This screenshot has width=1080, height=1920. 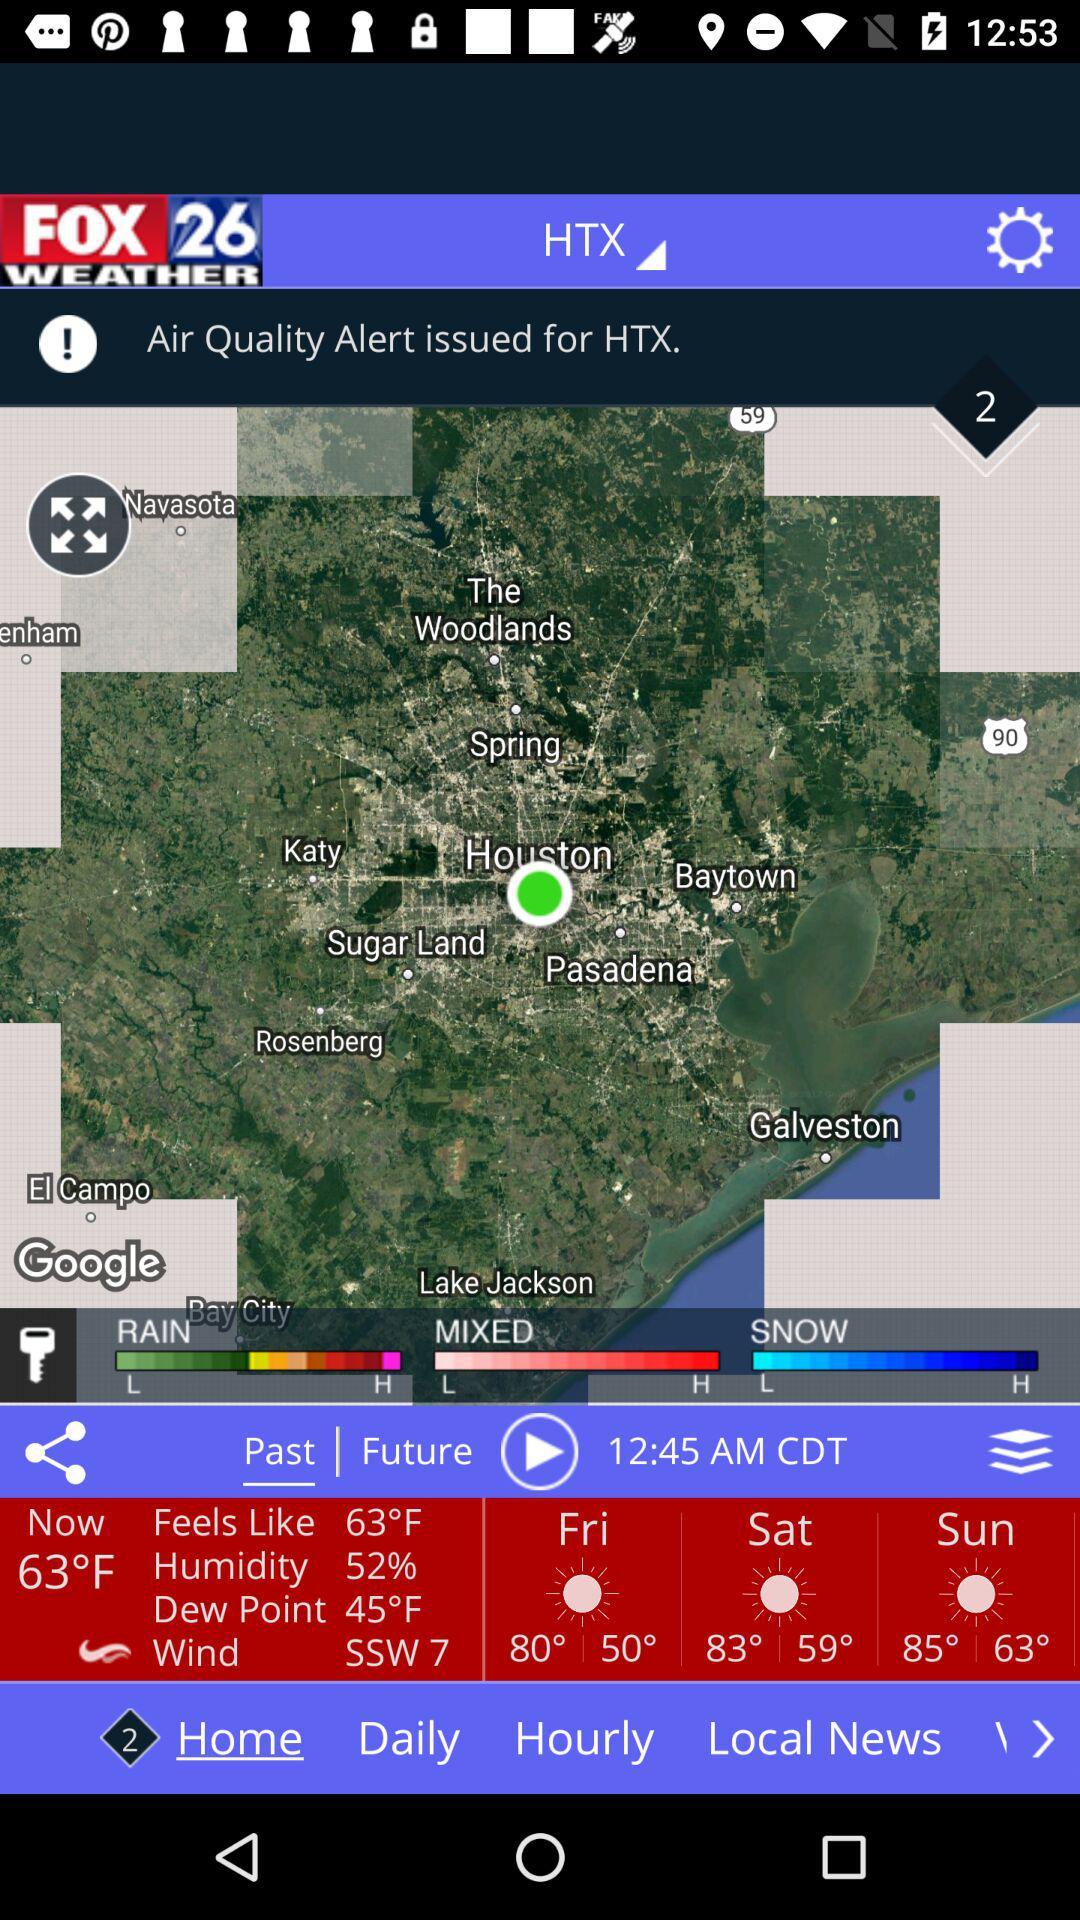 What do you see at coordinates (538, 1451) in the screenshot?
I see `the icon to the left of 12 45 am item` at bounding box center [538, 1451].